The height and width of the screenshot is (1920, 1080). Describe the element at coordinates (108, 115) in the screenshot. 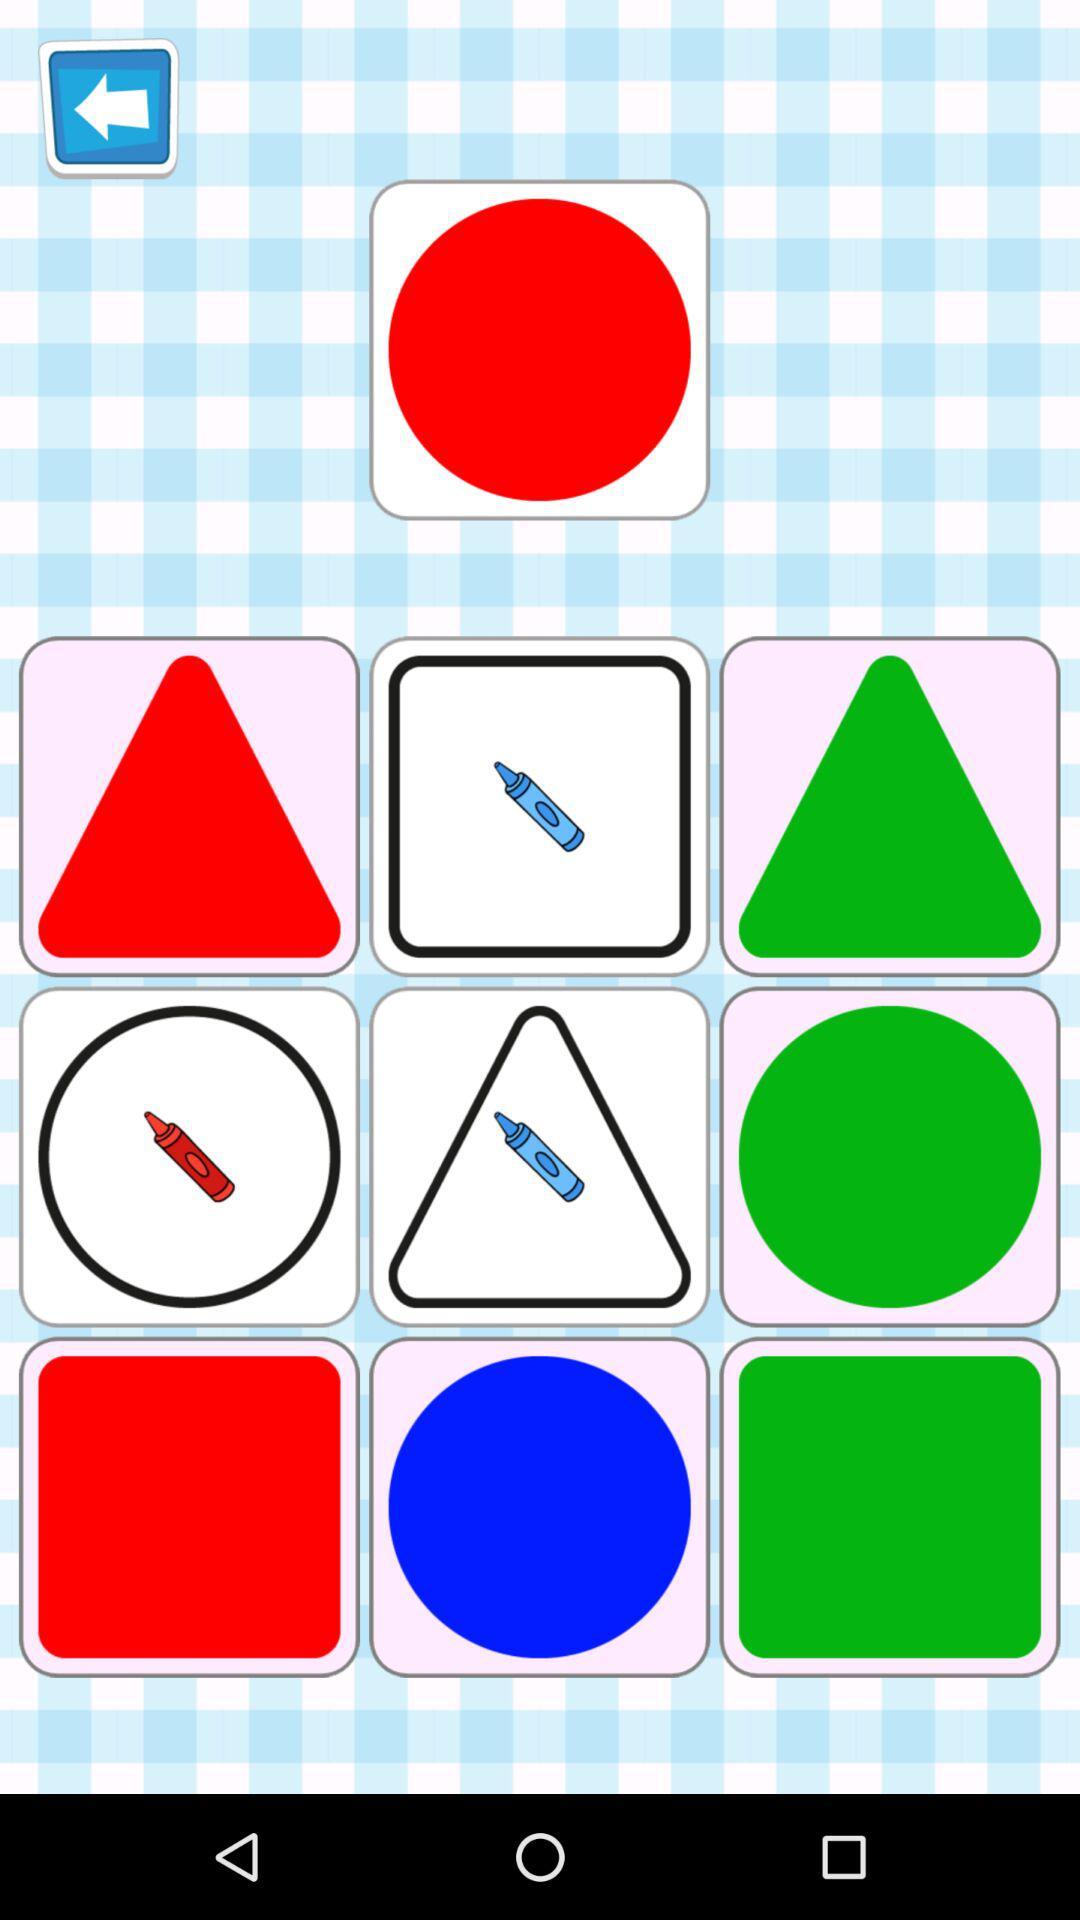

I see `the arrow_backward icon` at that location.